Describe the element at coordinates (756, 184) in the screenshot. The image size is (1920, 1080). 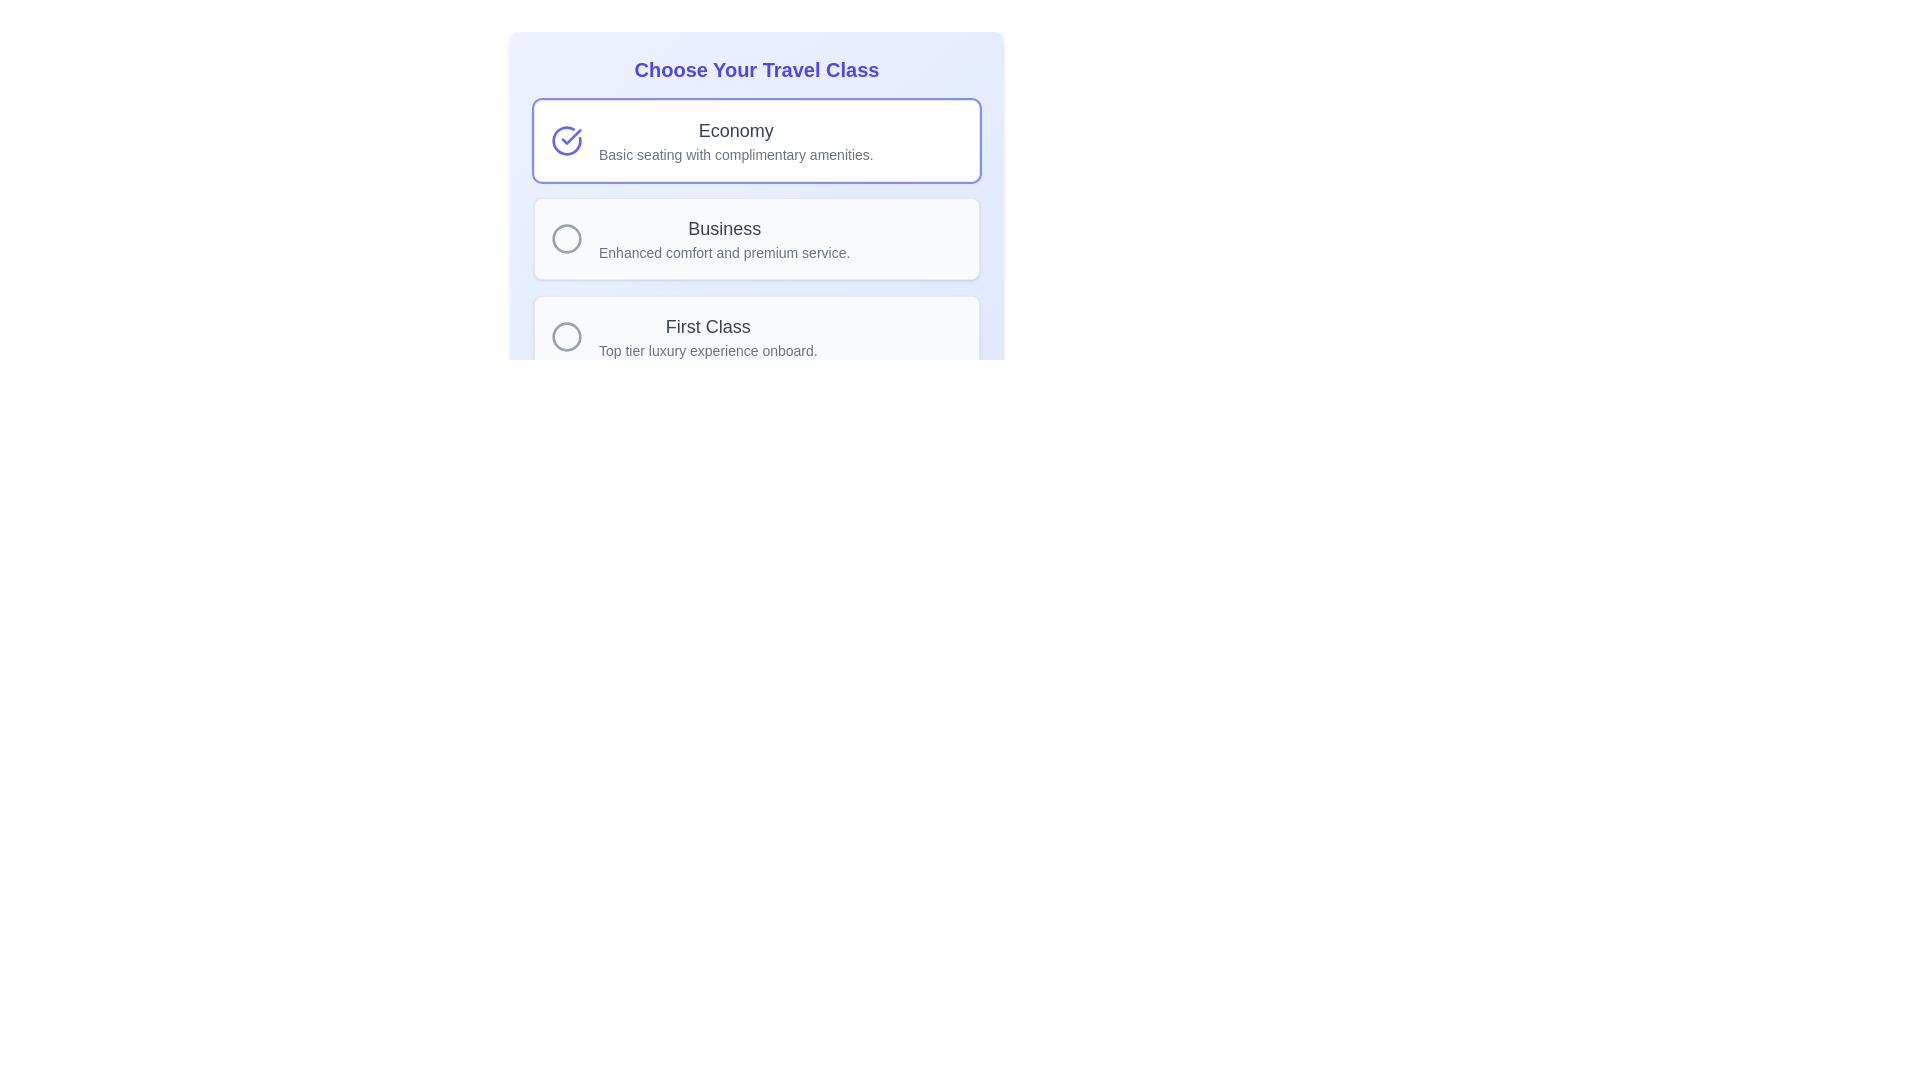
I see `the travel class selection interface` at that location.